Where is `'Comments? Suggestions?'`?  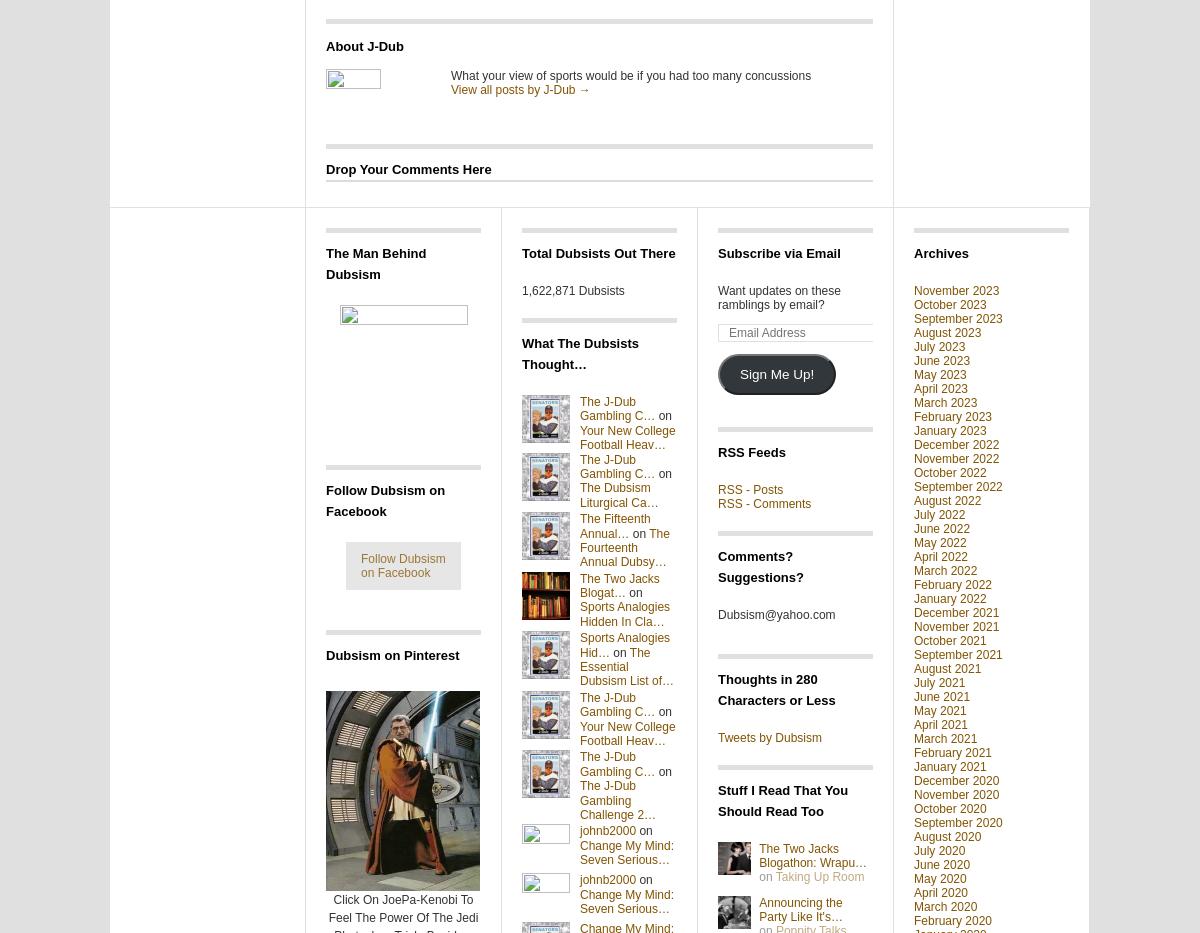
'Comments? Suggestions?' is located at coordinates (759, 565).